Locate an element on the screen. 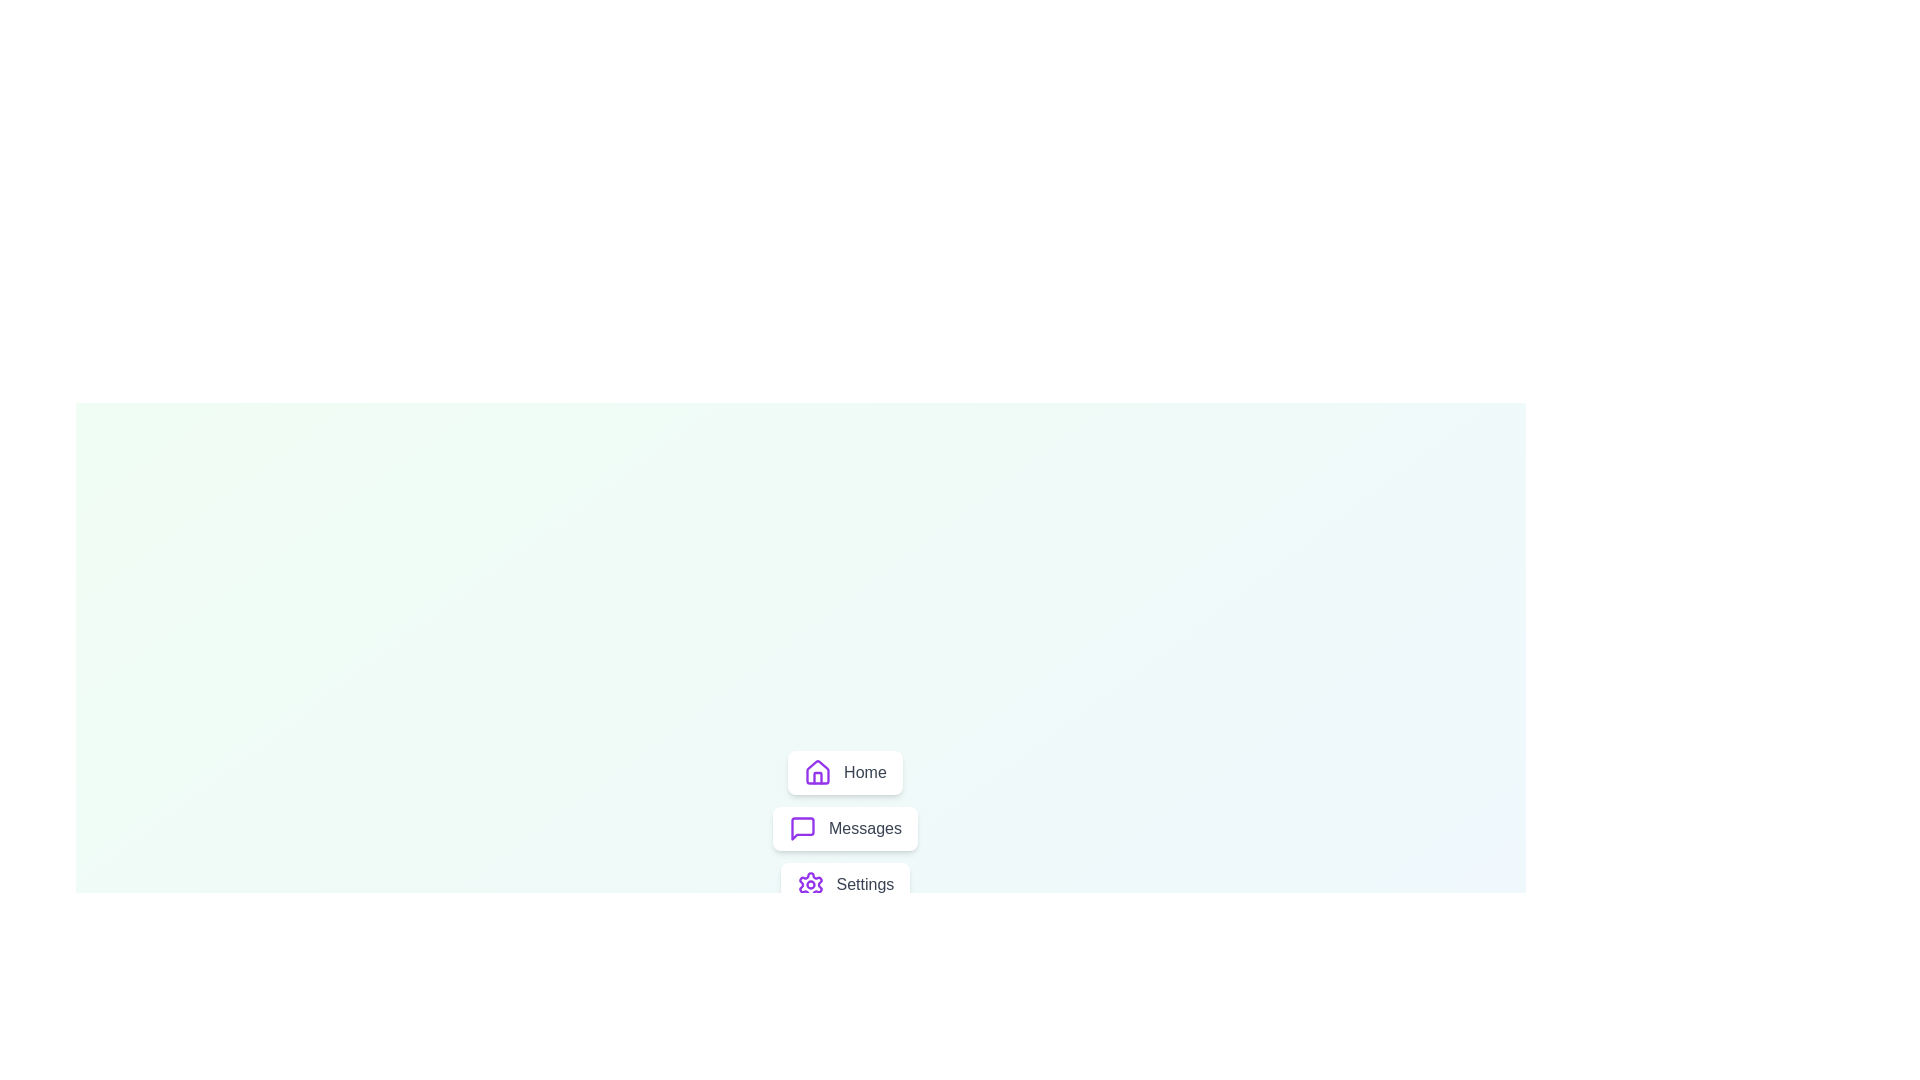 The image size is (1920, 1080). the Messages icon from the menu is located at coordinates (802, 829).